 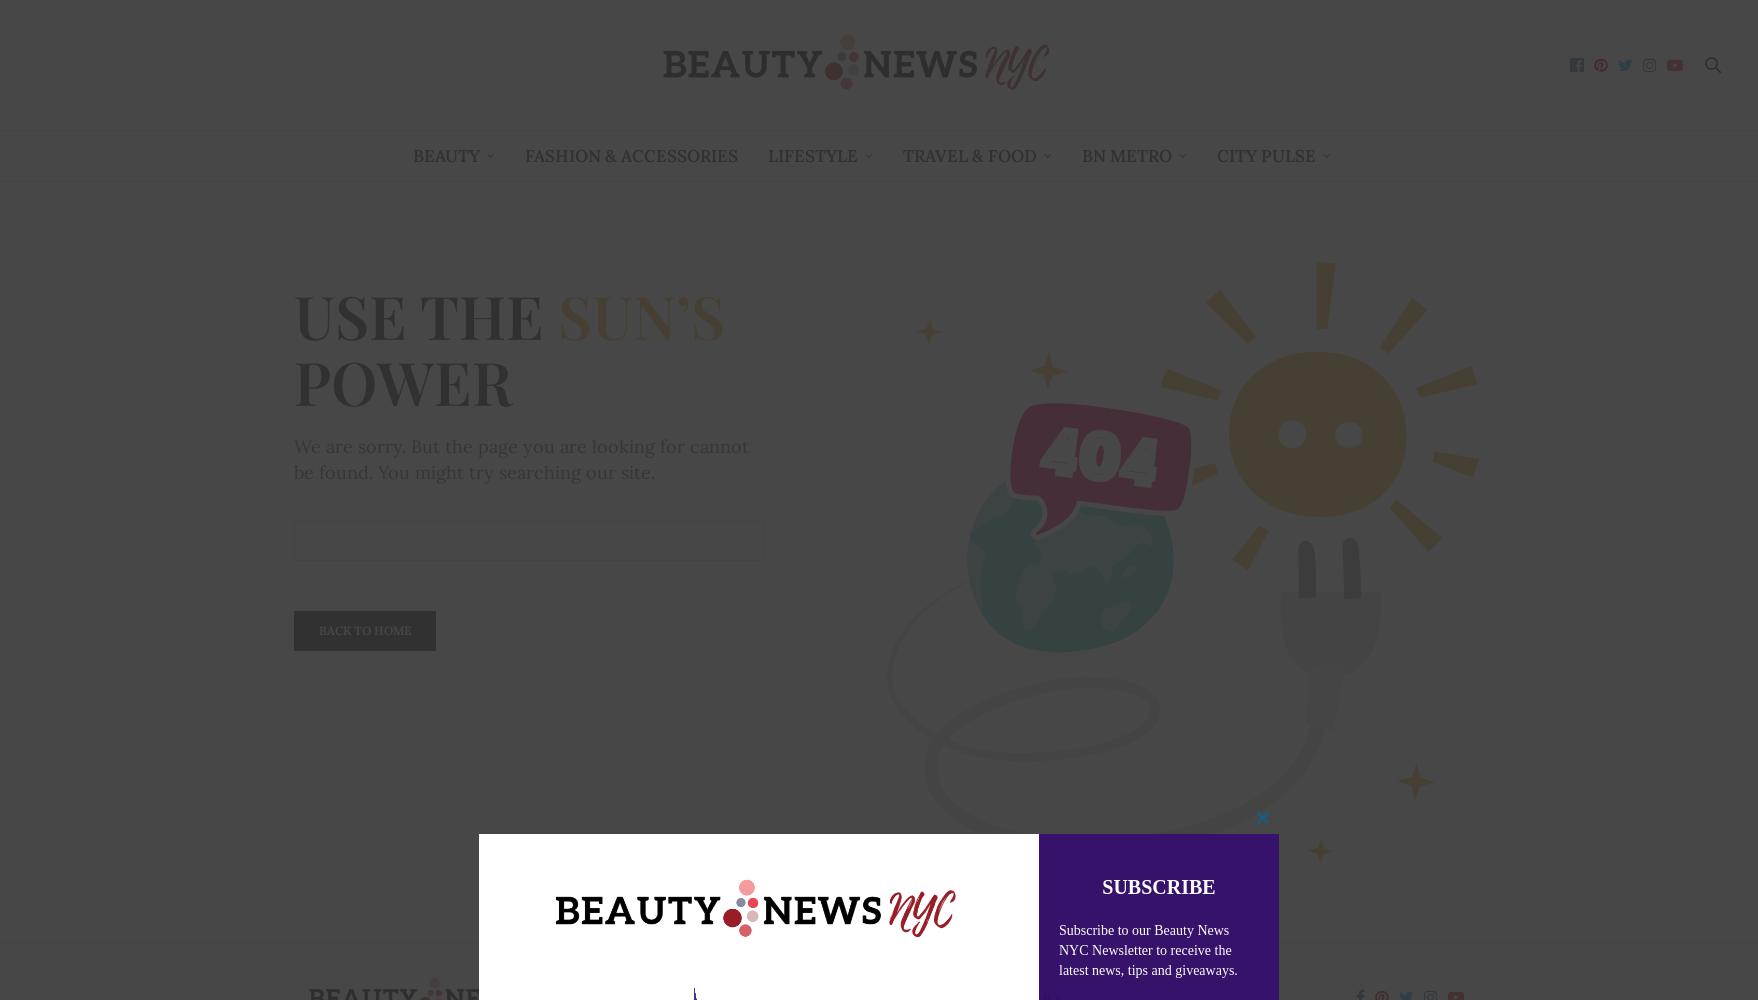 I want to click on 'BN Metro', so click(x=1124, y=155).